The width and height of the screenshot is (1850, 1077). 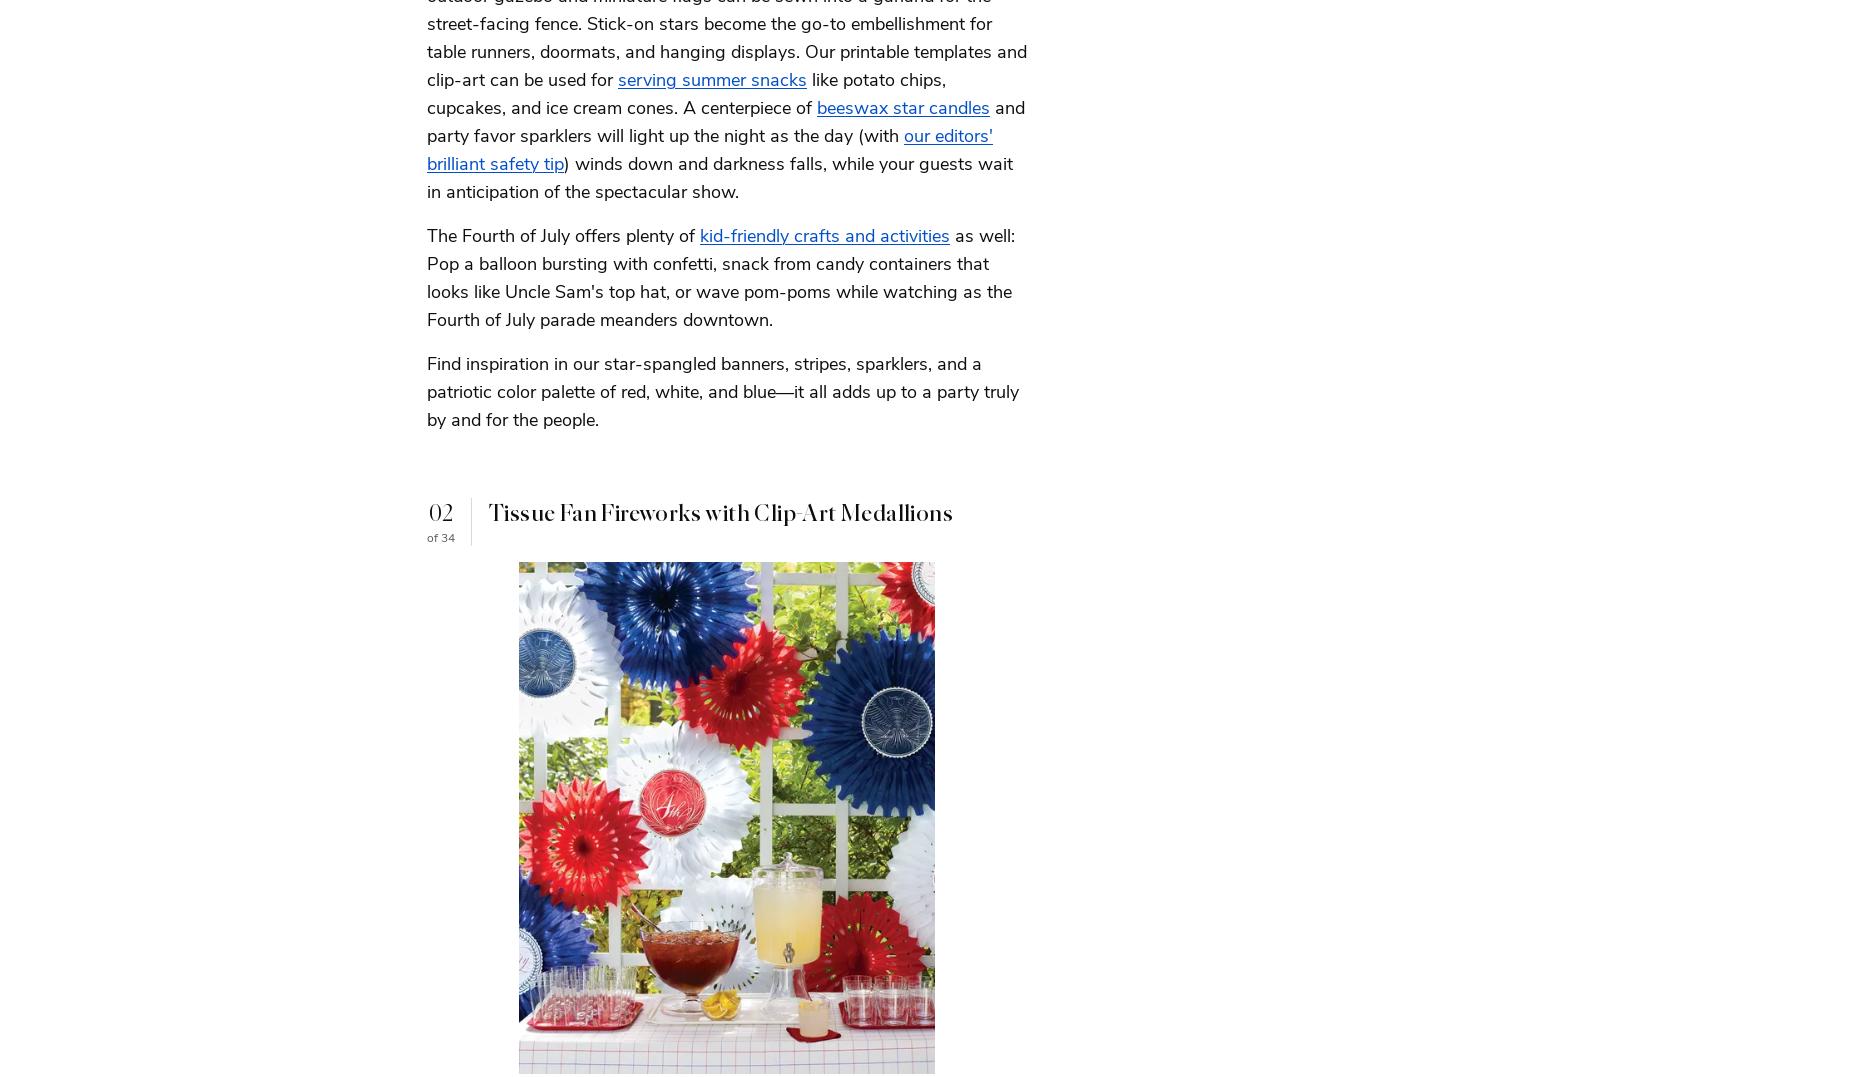 What do you see at coordinates (712, 79) in the screenshot?
I see `'serving summer snacks'` at bounding box center [712, 79].